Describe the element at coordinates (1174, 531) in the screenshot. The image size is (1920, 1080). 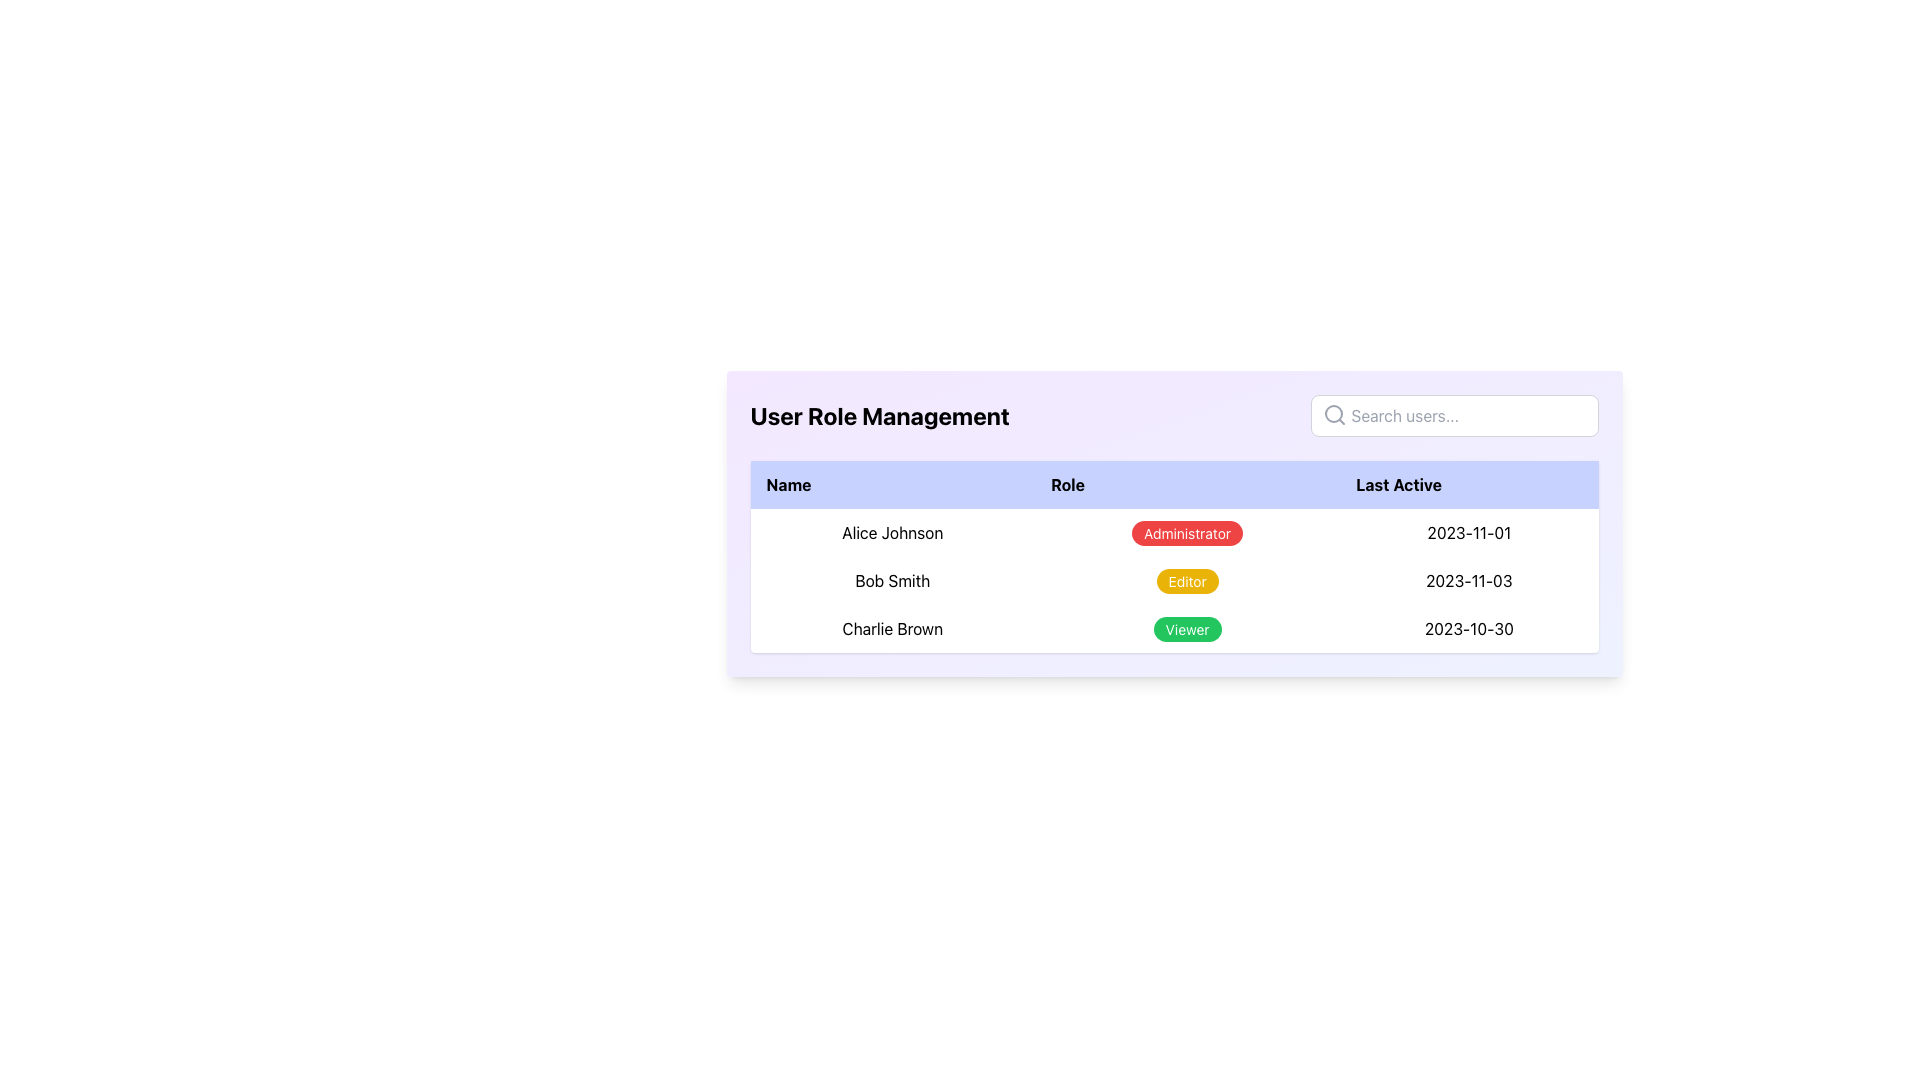
I see `the first Table Row element in the user management interface, which displays the name 'Alice Johnson', a role badge labeled 'Administrator', and the date '2023-11-01'` at that location.